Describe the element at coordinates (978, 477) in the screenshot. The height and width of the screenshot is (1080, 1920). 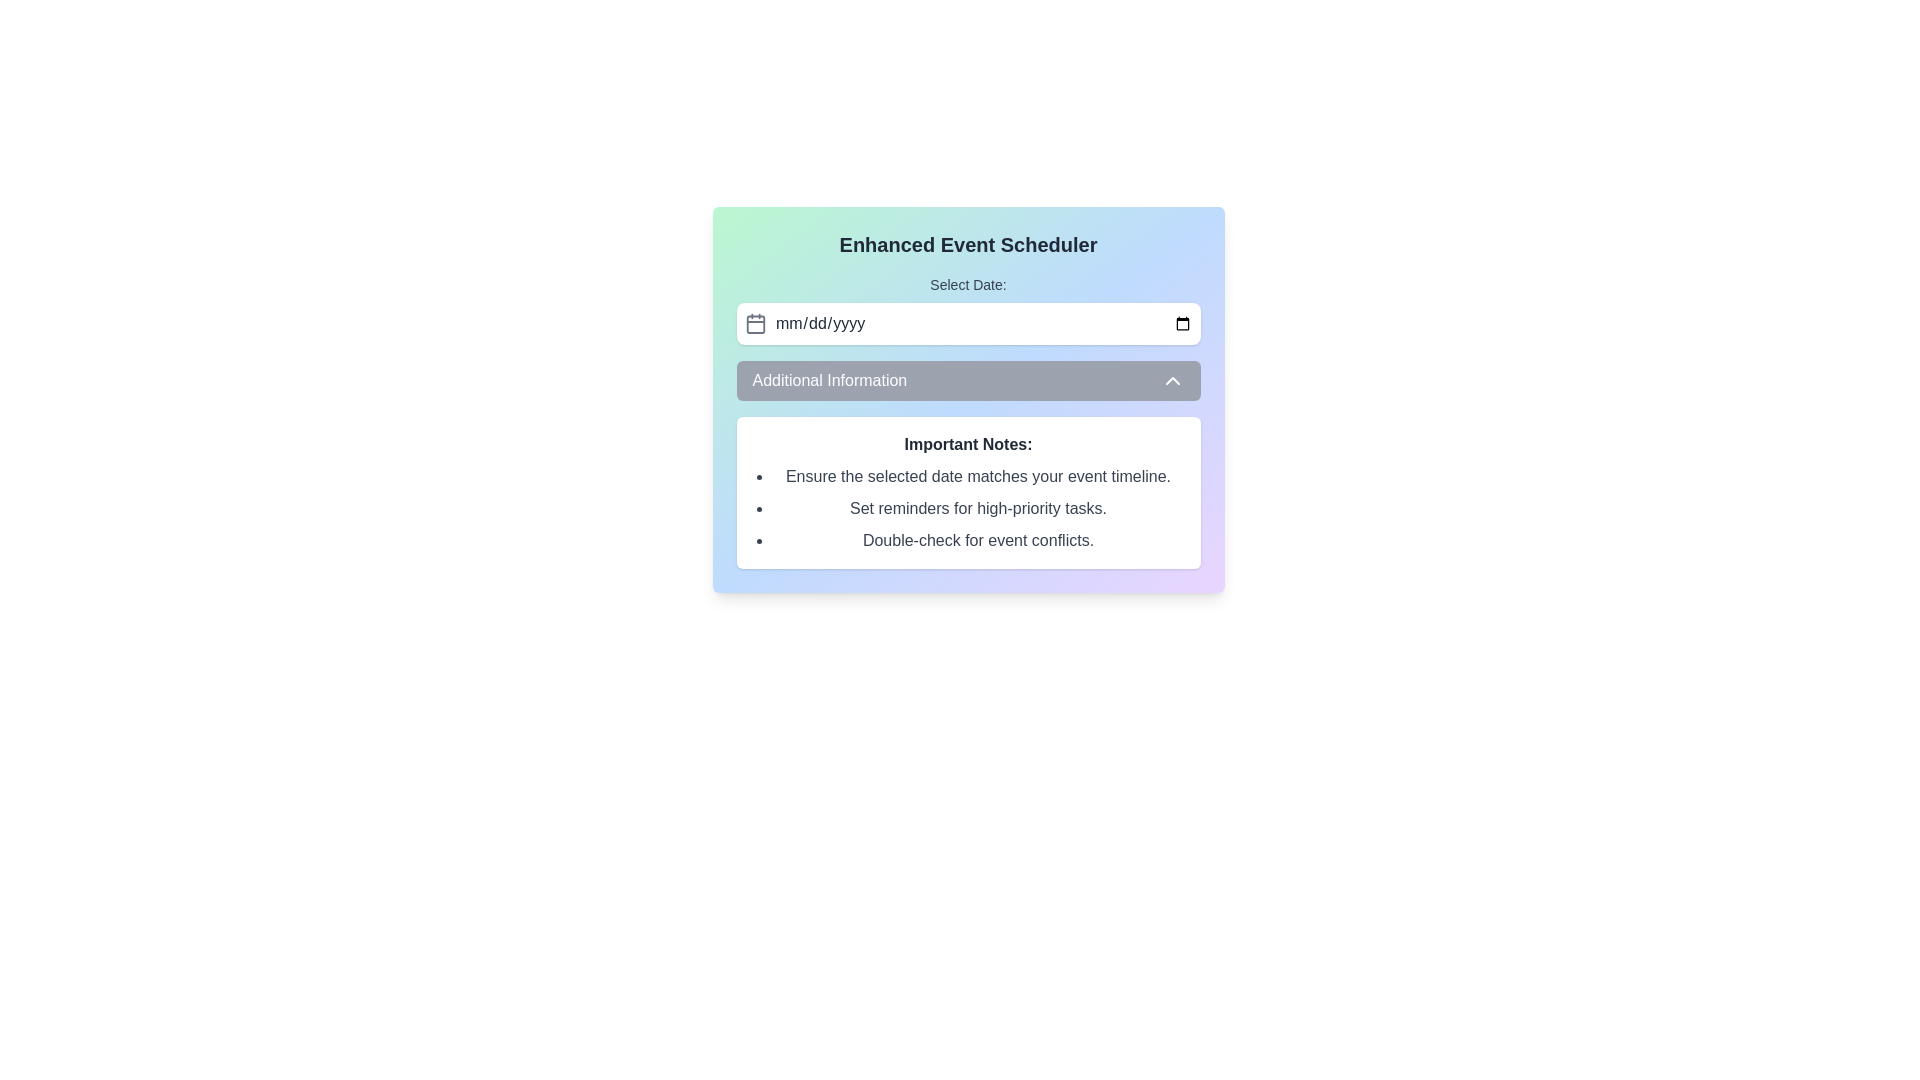
I see `first item in the bulleted list under 'Important Notes:', which states 'Ensure the selected date matches your event timeline.'` at that location.